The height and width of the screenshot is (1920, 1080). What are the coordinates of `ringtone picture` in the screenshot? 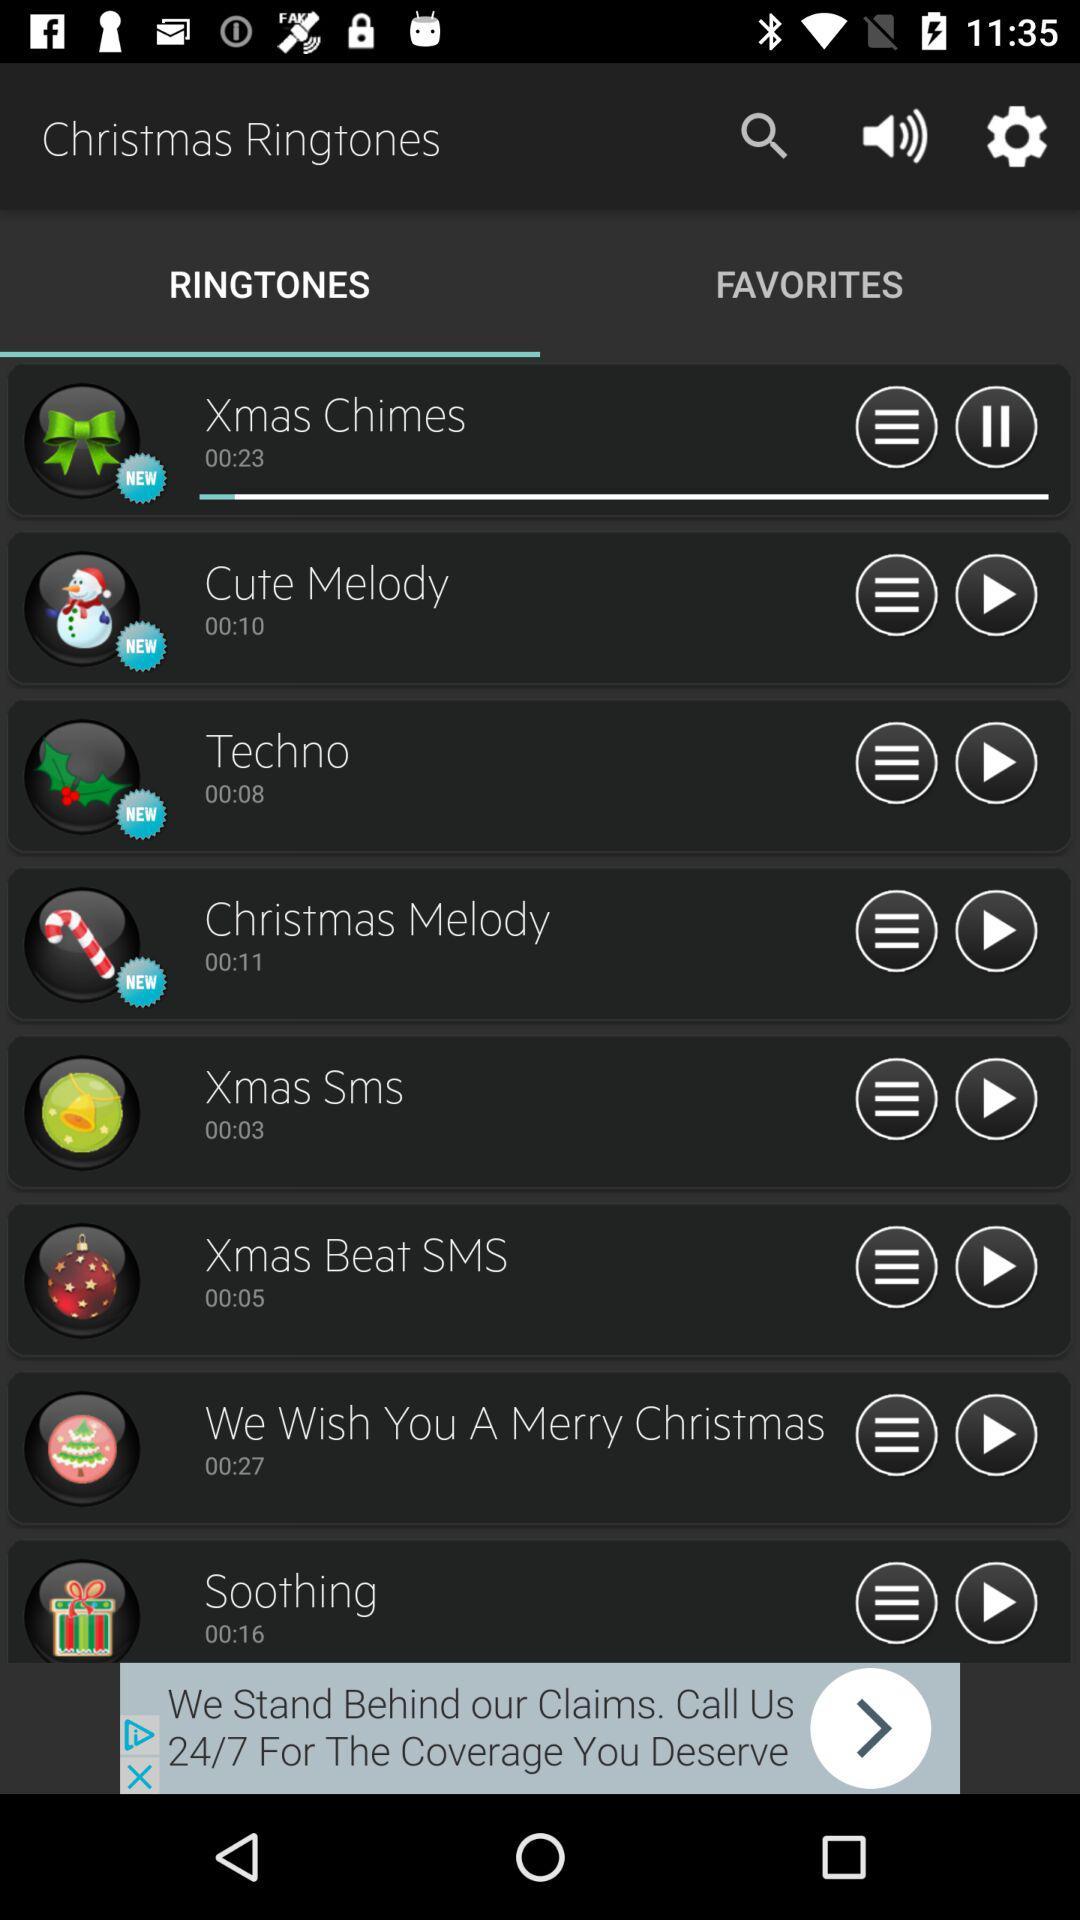 It's located at (80, 608).